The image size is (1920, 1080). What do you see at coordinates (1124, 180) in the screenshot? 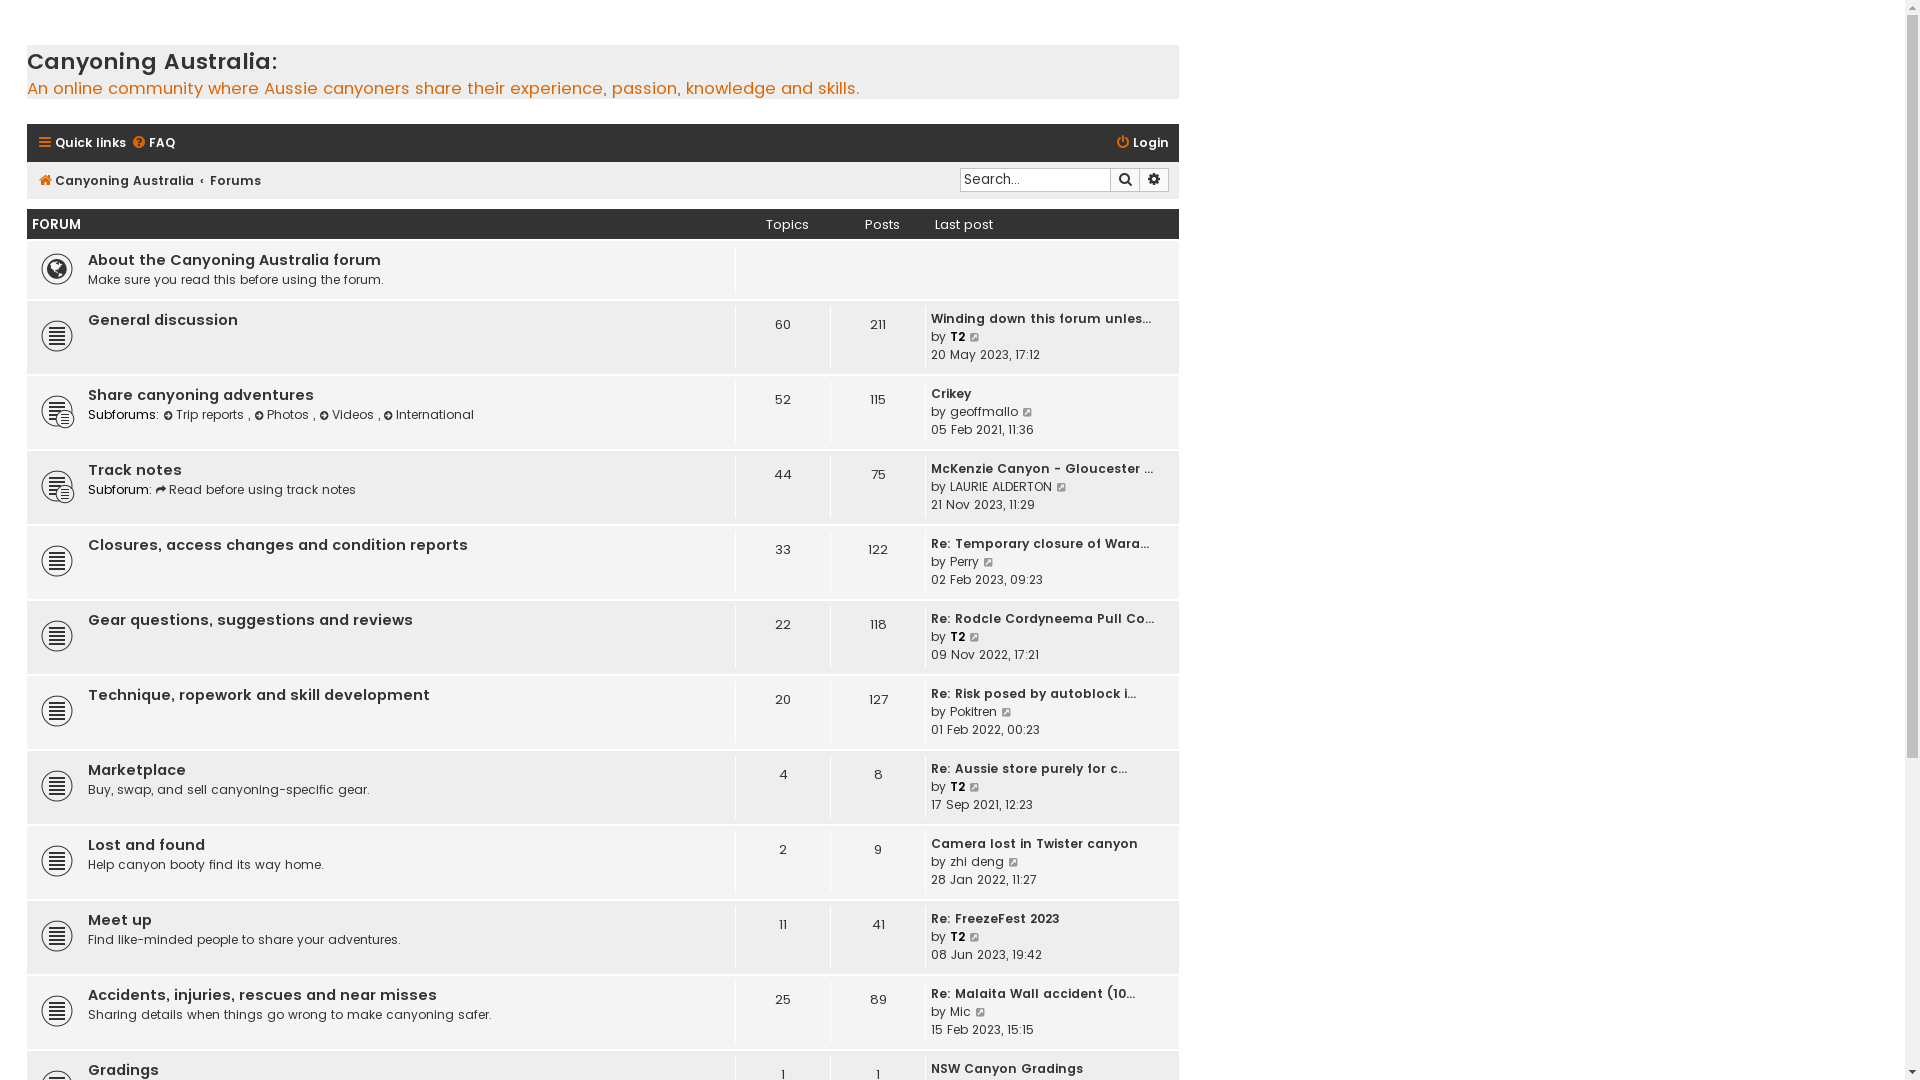
I see `'Search'` at bounding box center [1124, 180].